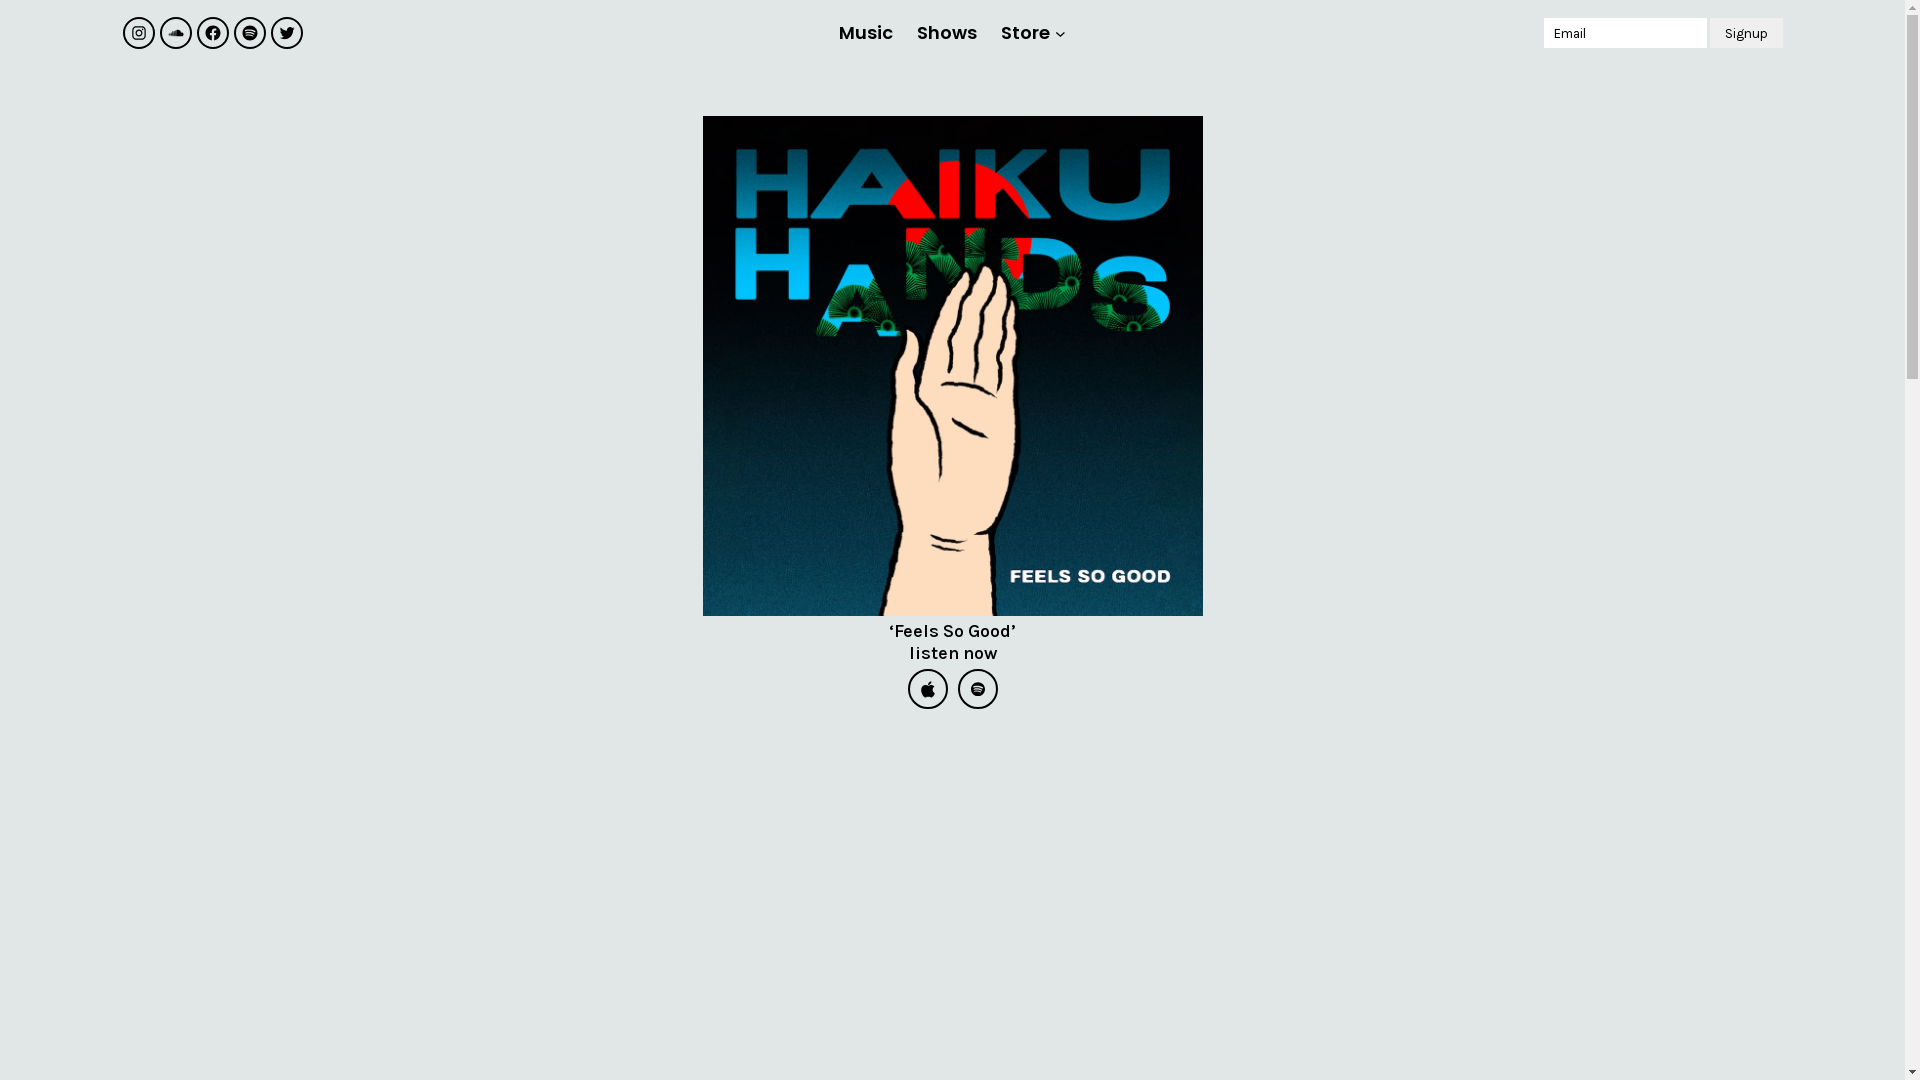  I want to click on 'Signup', so click(1745, 33).